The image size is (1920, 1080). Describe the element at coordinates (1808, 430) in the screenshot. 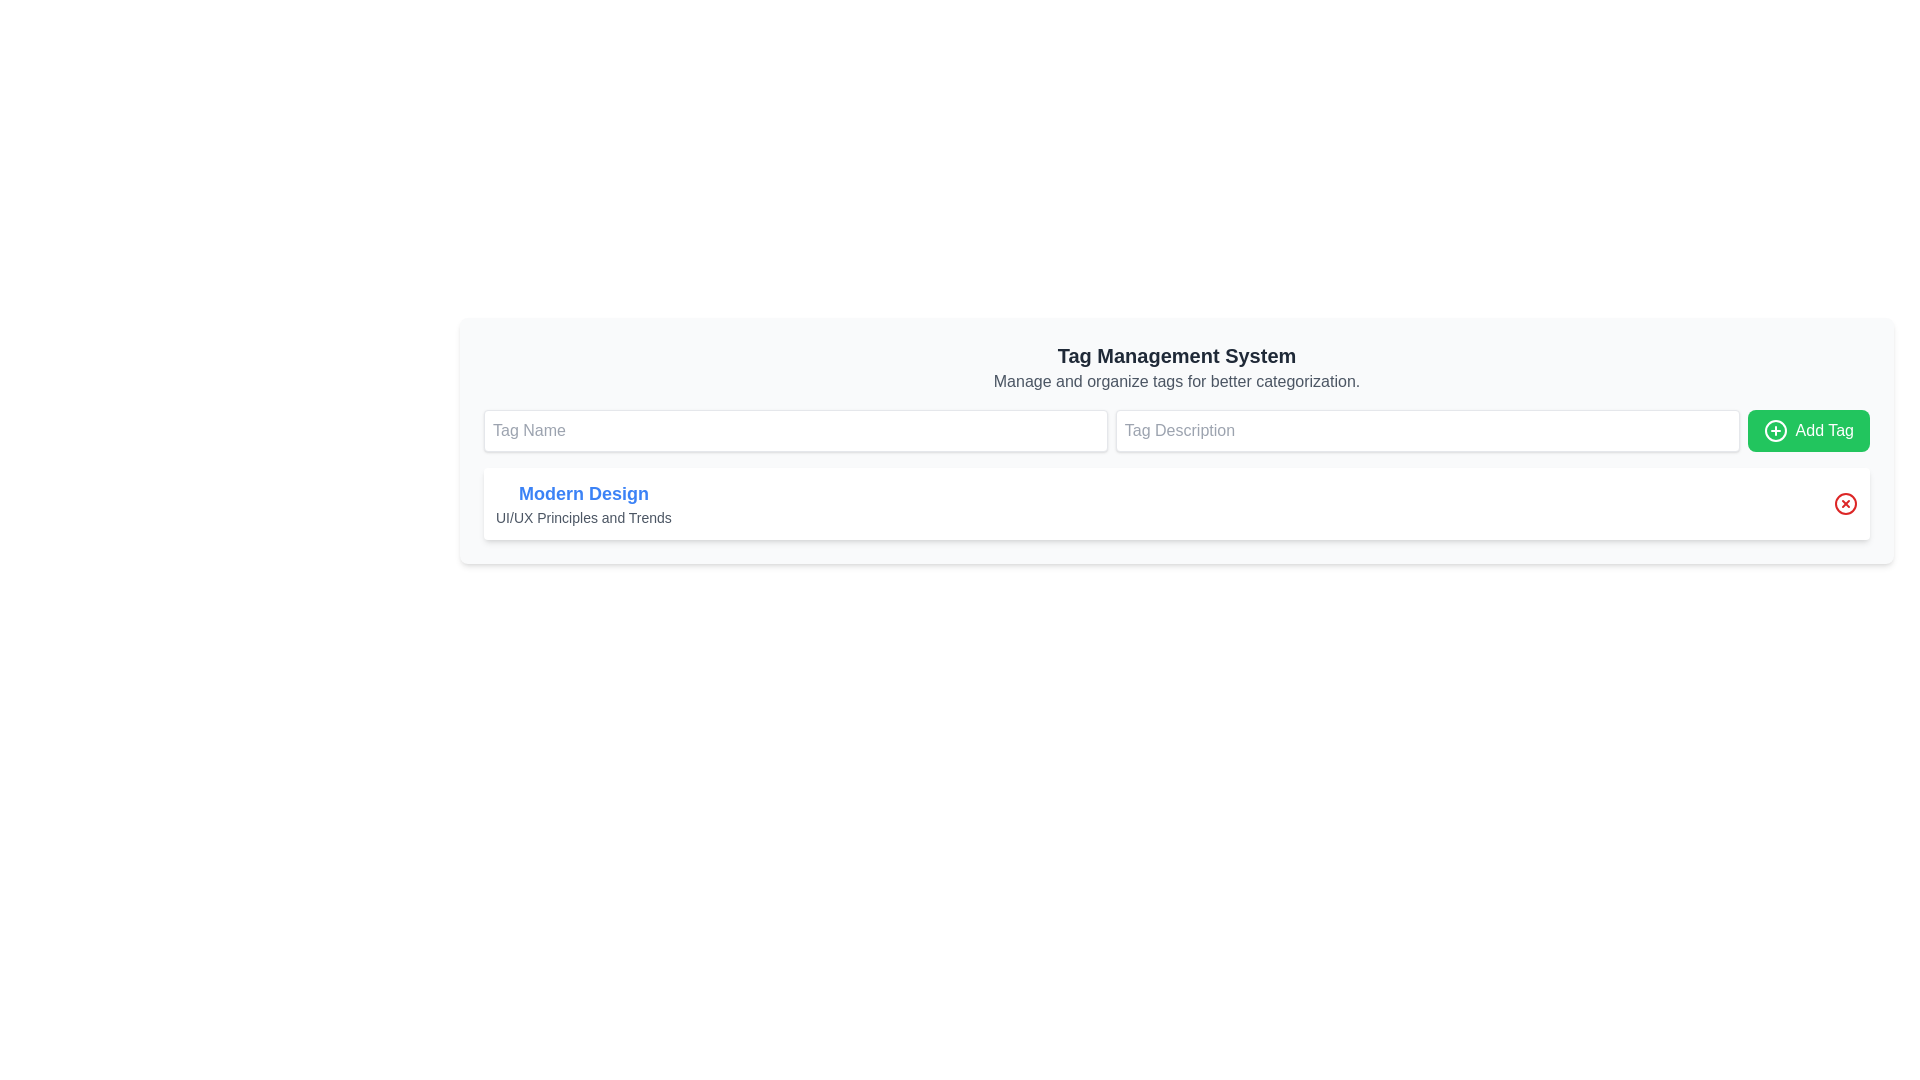

I see `the button that adds a new tag, located to the far right of the input fields labeled 'Tag Name' and 'Tag Description'` at that location.